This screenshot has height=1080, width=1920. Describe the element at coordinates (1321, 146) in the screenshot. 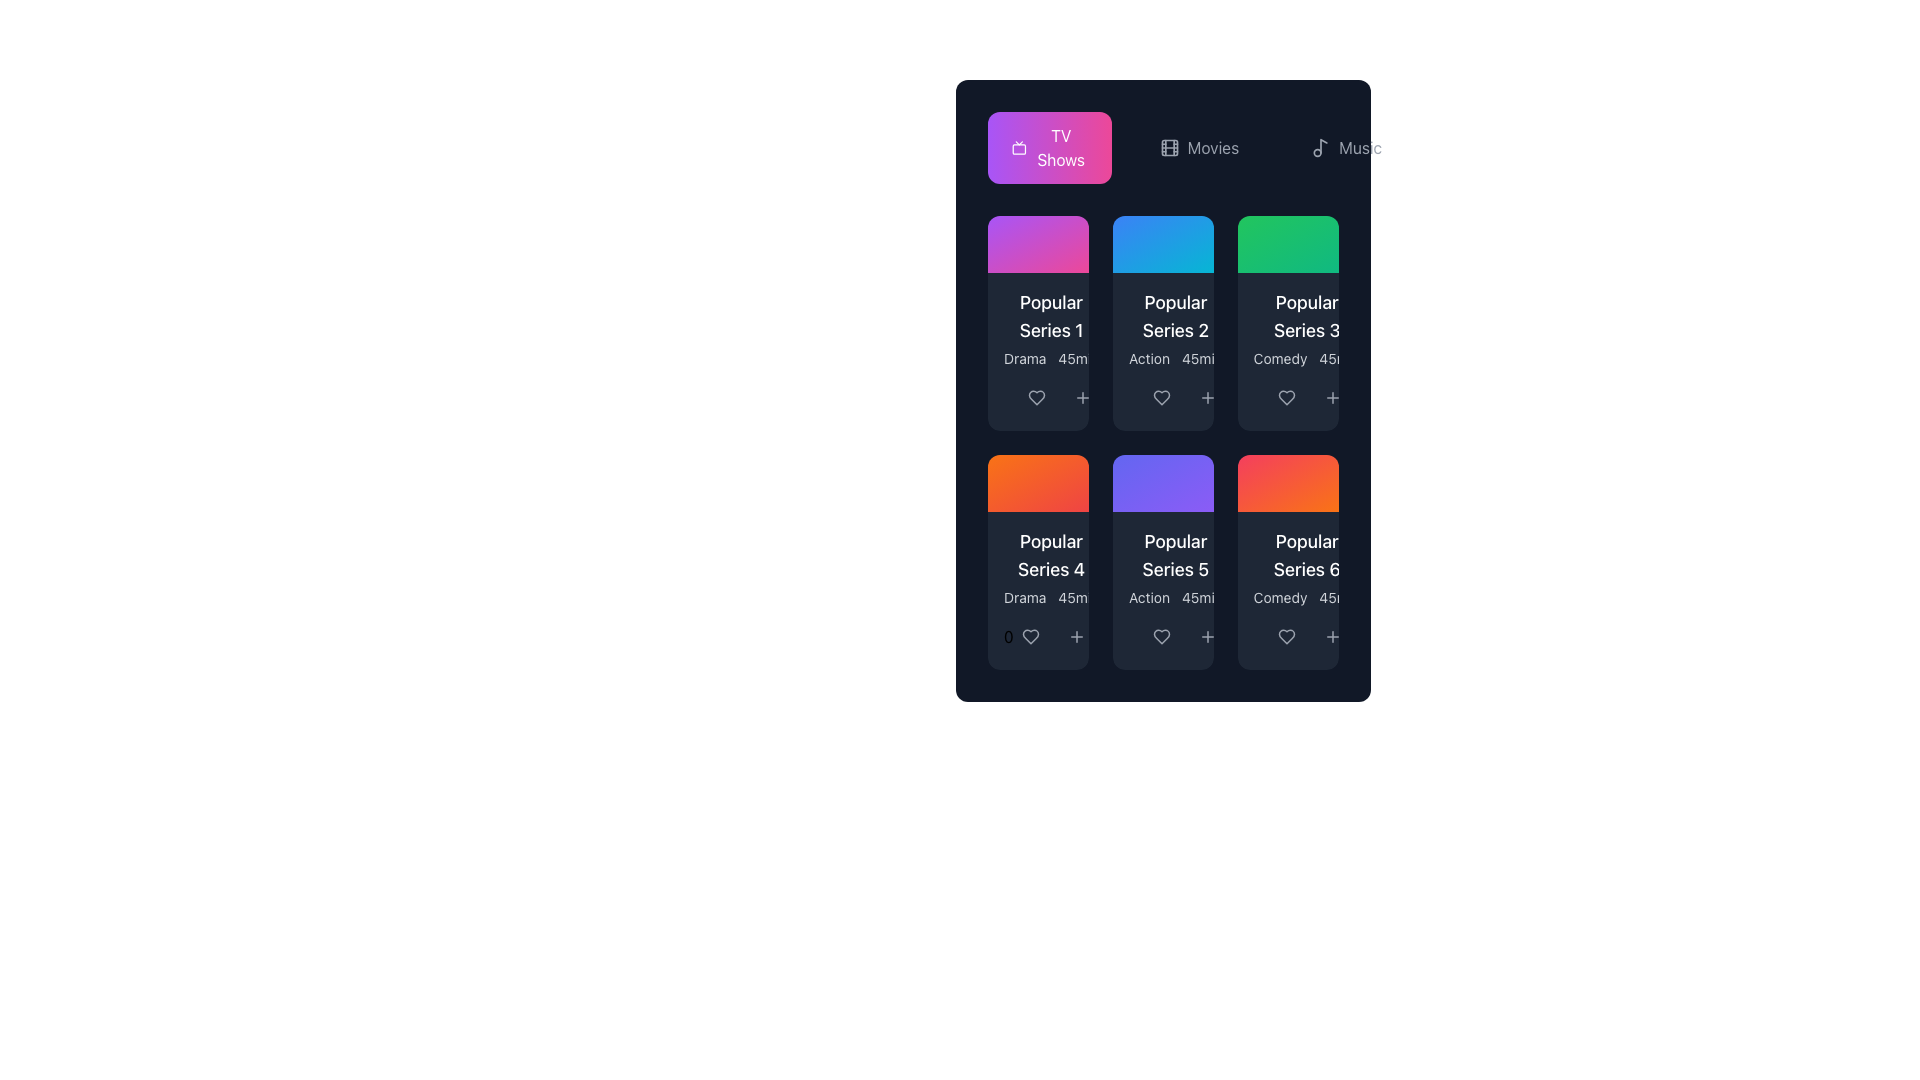

I see `the simplified musical note icon located in the top navigation bar, adjacent to the 'Music' text label` at that location.